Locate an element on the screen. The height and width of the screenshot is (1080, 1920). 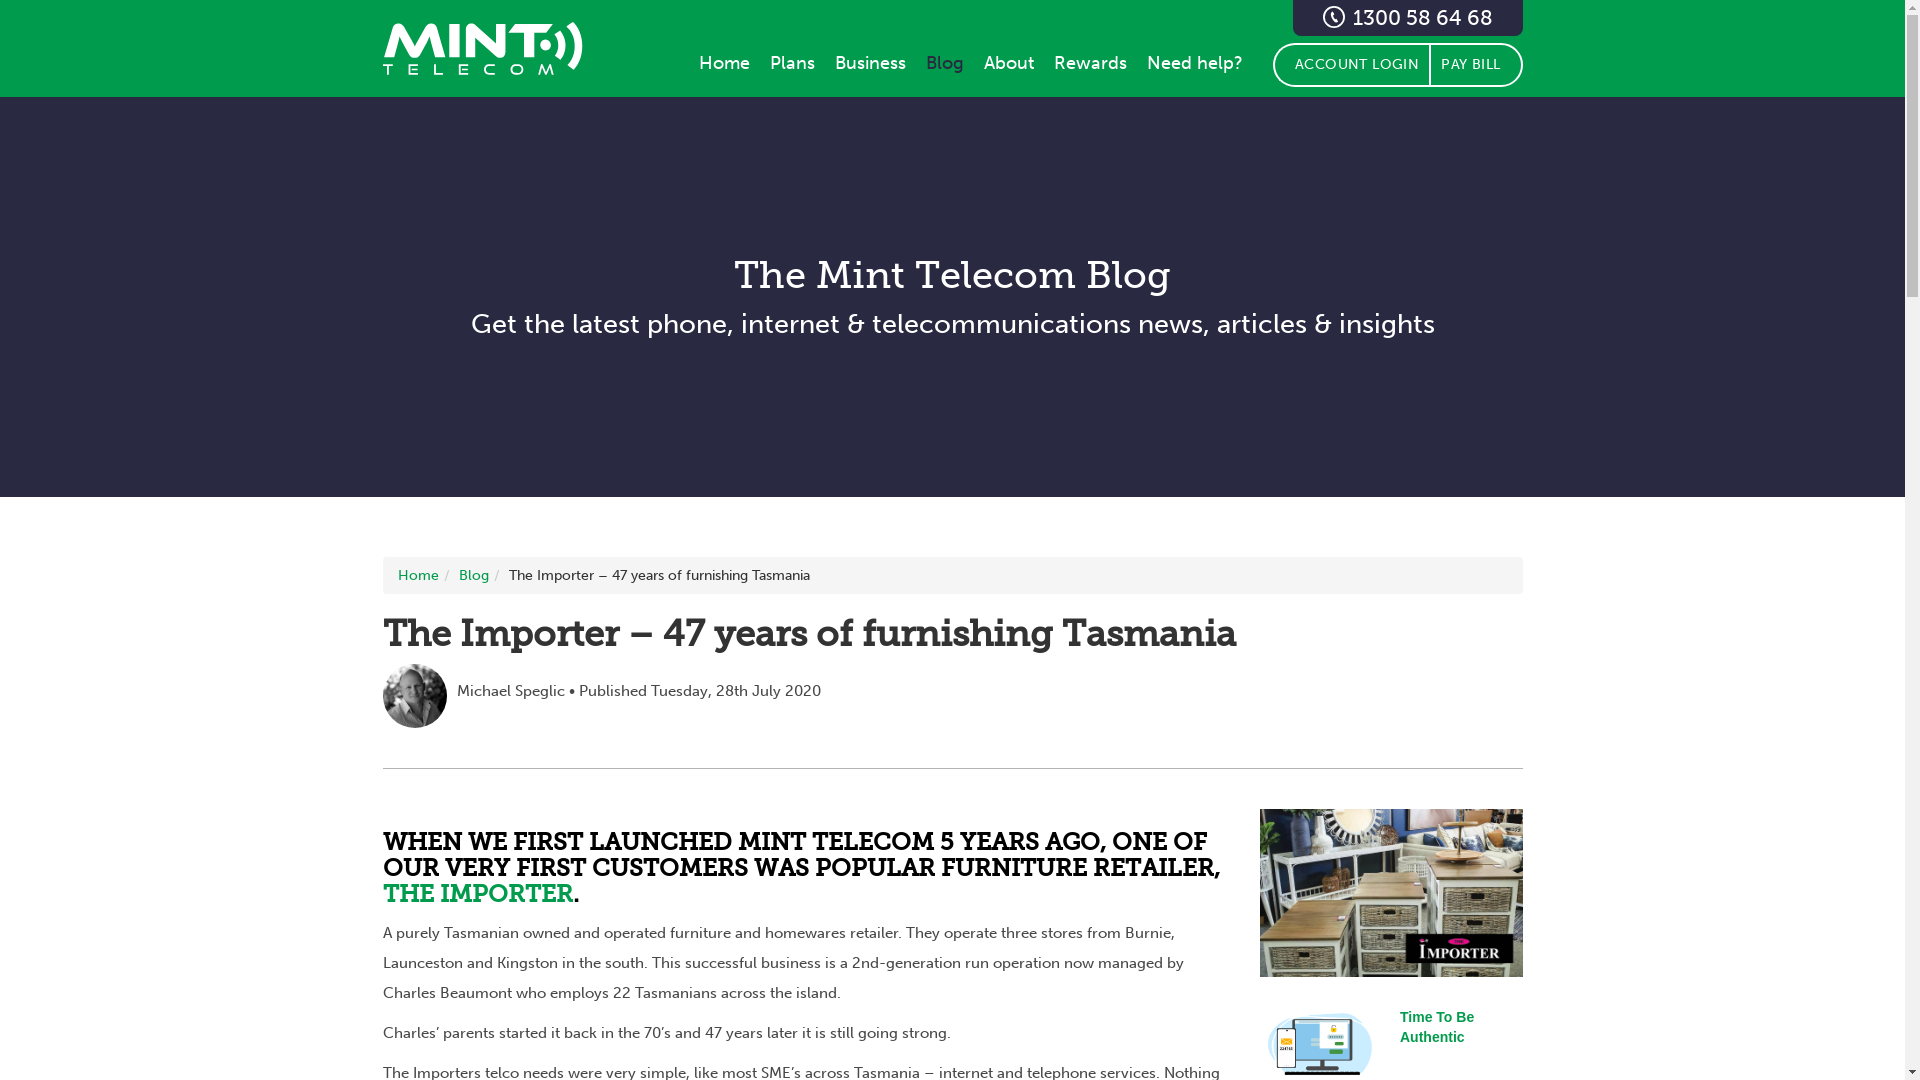
'ACCOUNT LOGIN' is located at coordinates (1350, 64).